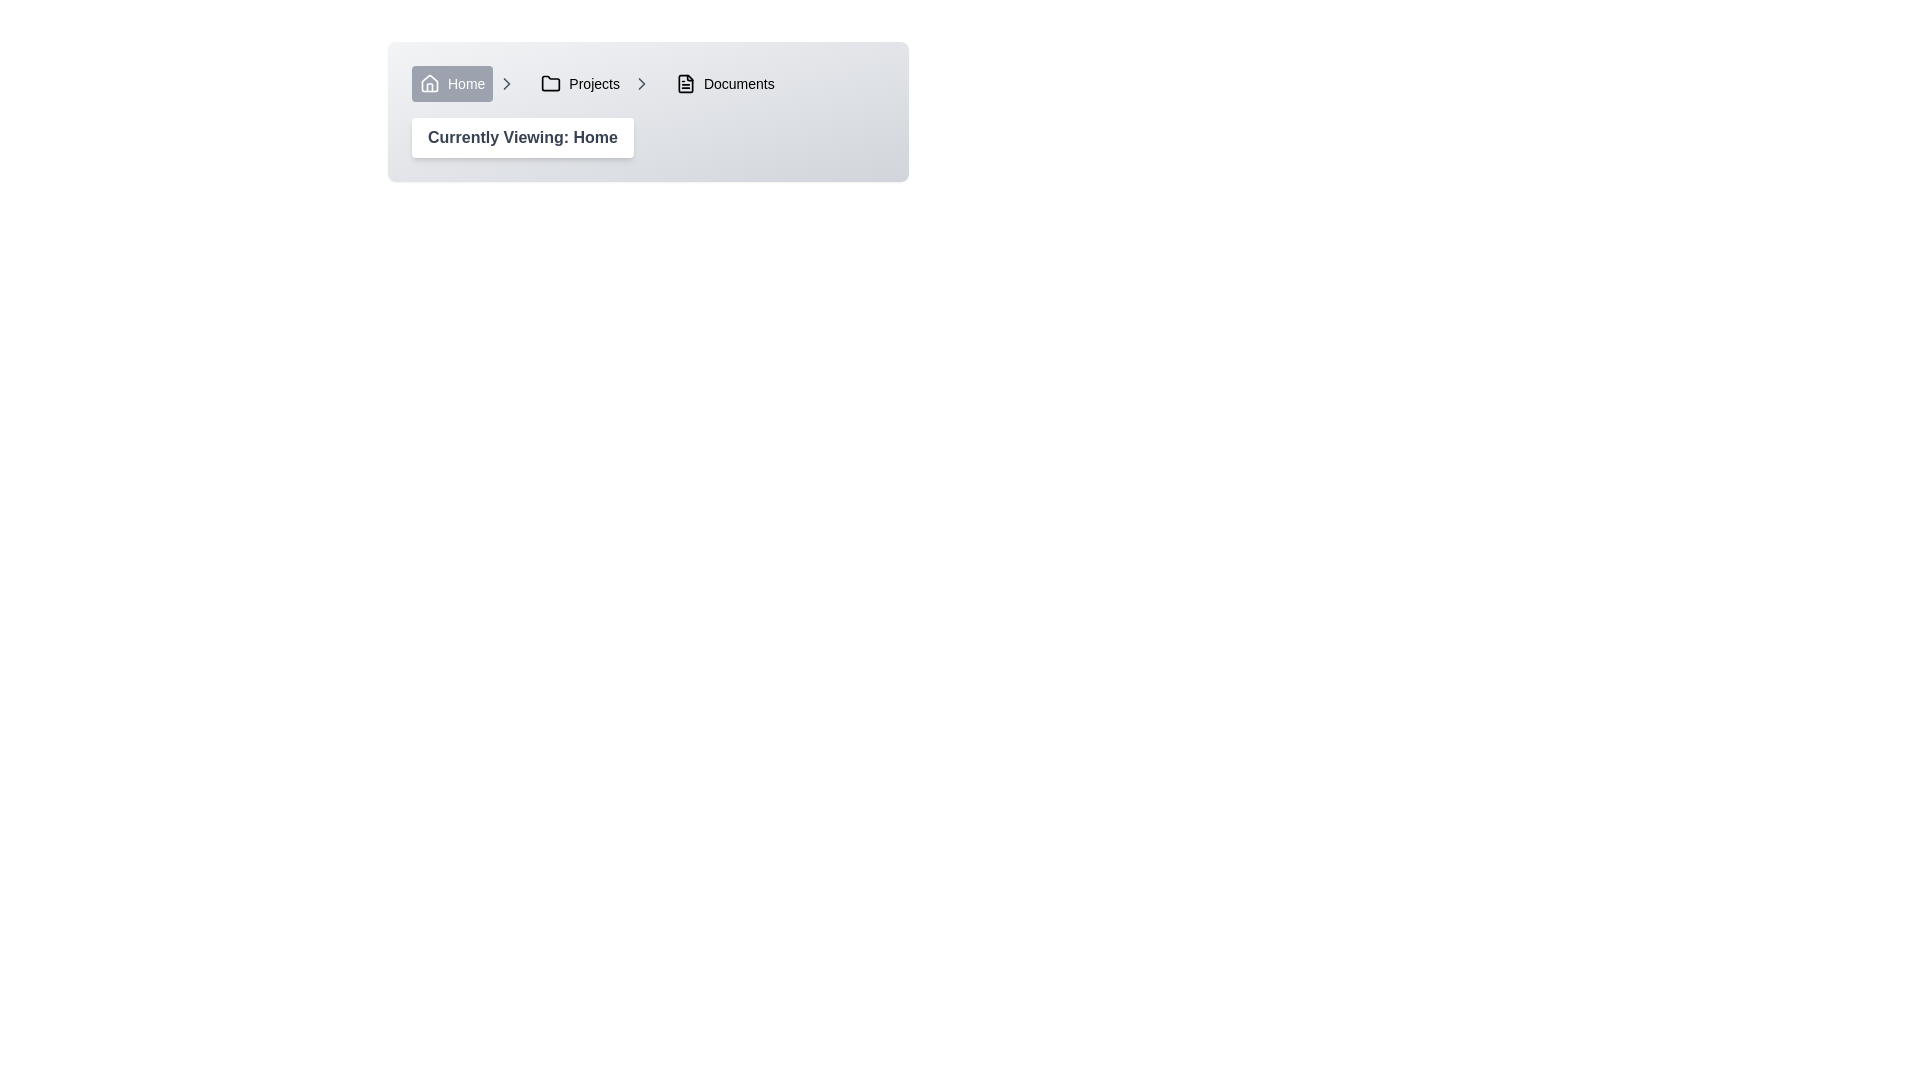  I want to click on the breadcrumb navigation icon that indicates progression to the next item, located between the 'Home' label and the next breadcrumb item, so click(507, 83).